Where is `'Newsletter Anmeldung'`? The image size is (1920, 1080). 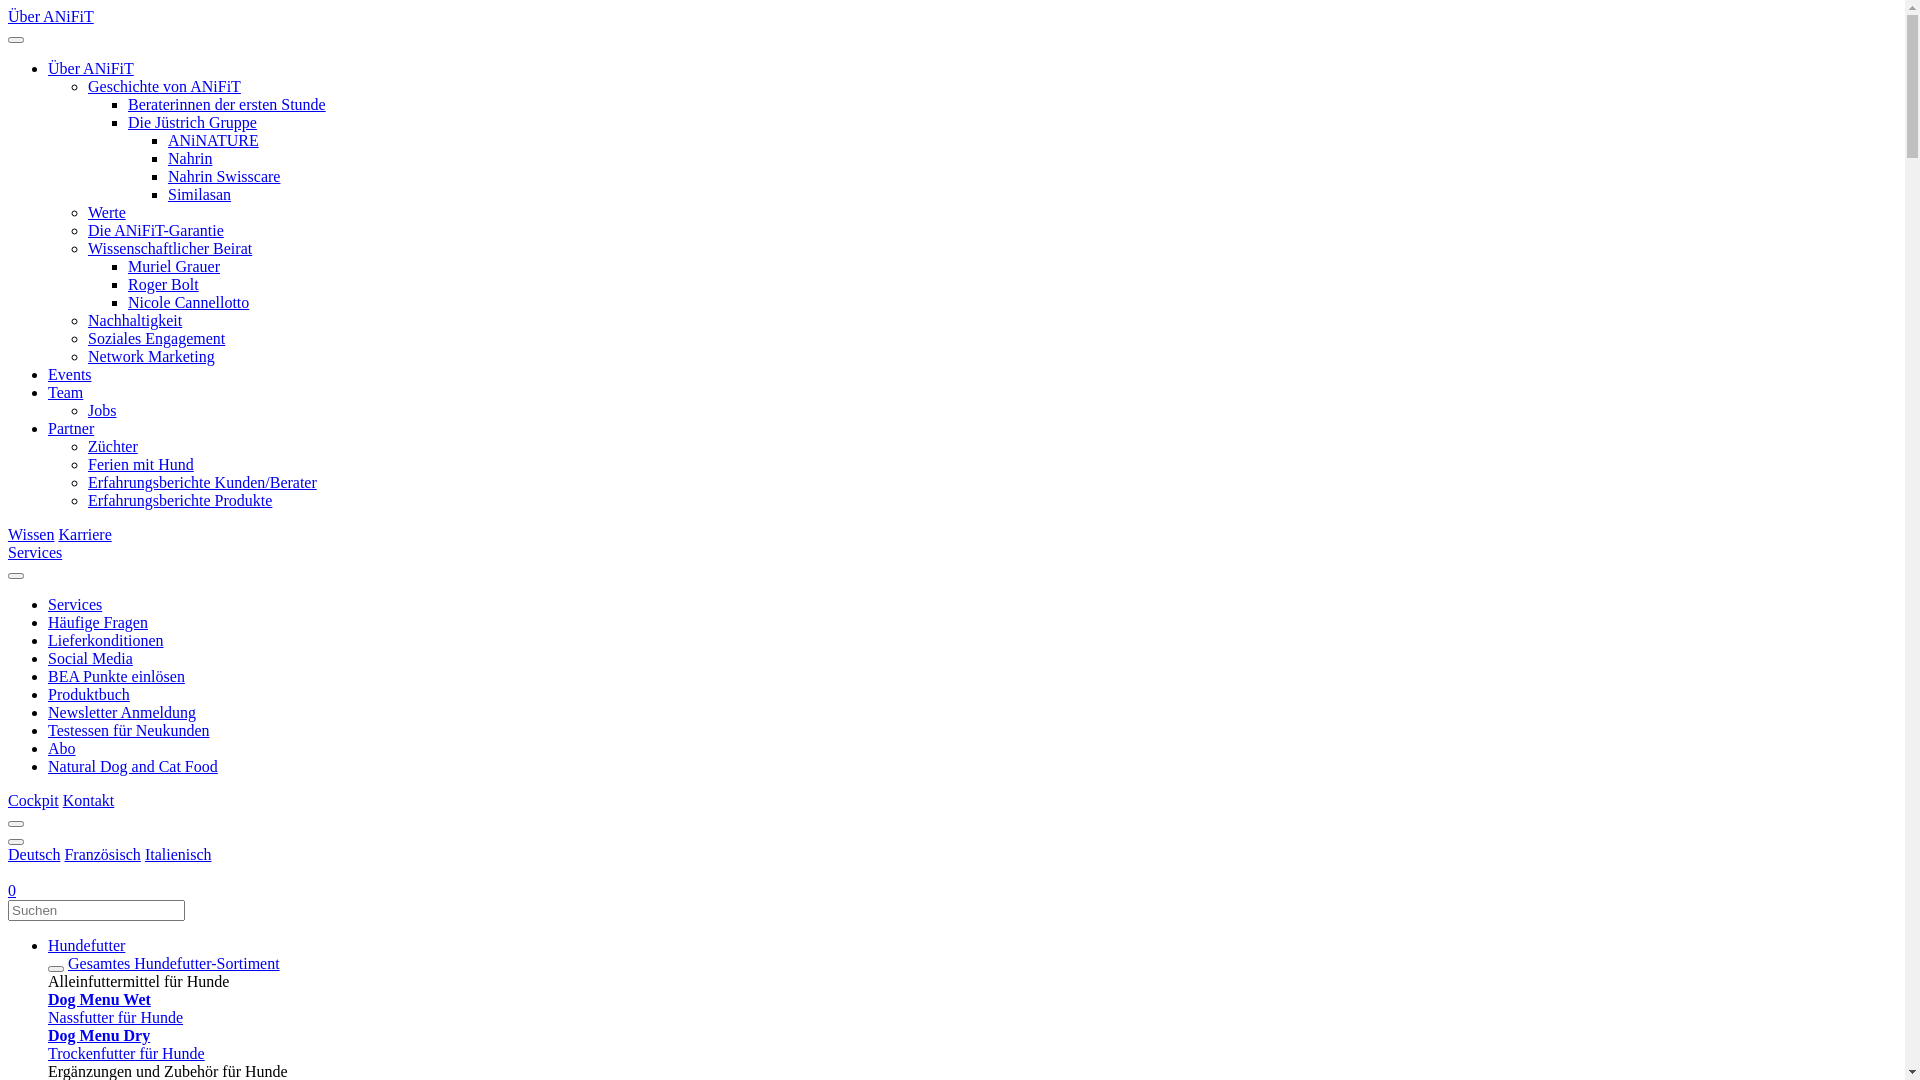 'Newsletter Anmeldung' is located at coordinates (120, 711).